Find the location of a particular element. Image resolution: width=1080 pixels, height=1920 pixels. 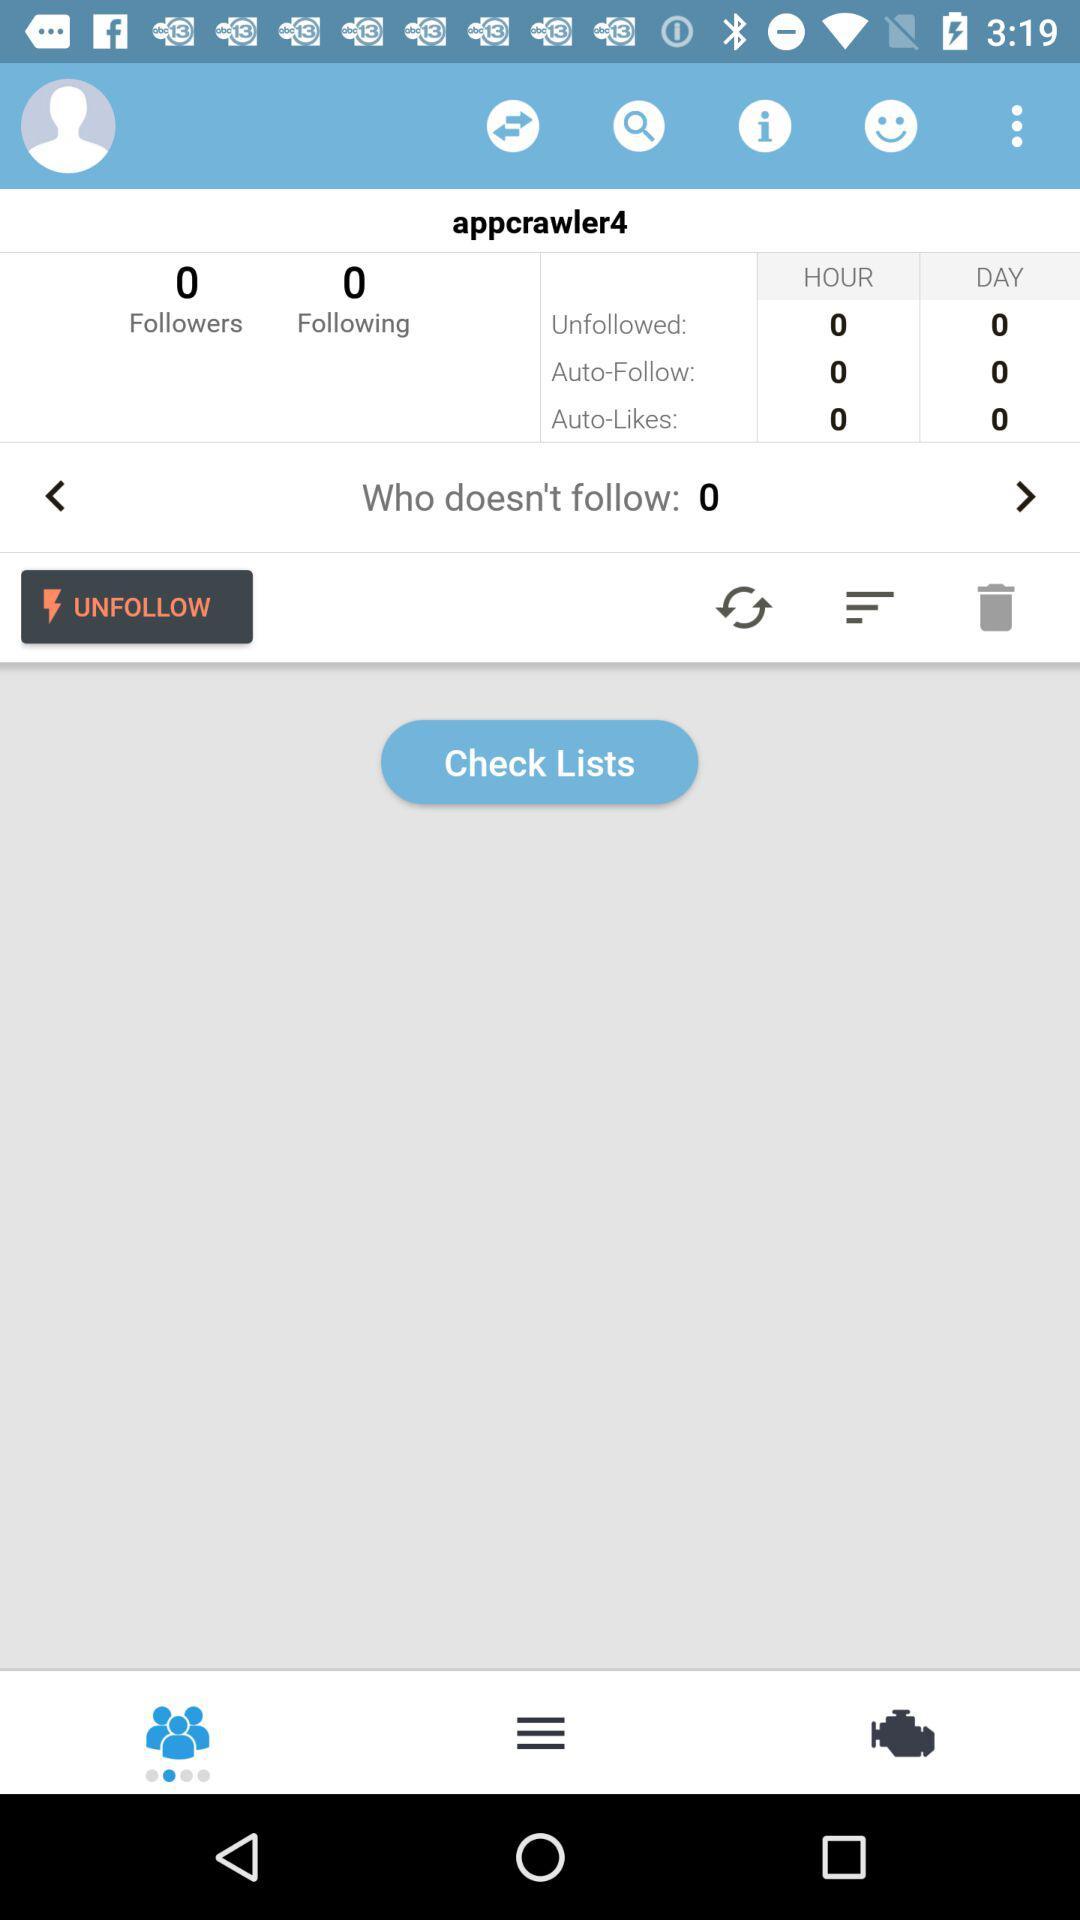

shows more numbers about followers is located at coordinates (1024, 496).